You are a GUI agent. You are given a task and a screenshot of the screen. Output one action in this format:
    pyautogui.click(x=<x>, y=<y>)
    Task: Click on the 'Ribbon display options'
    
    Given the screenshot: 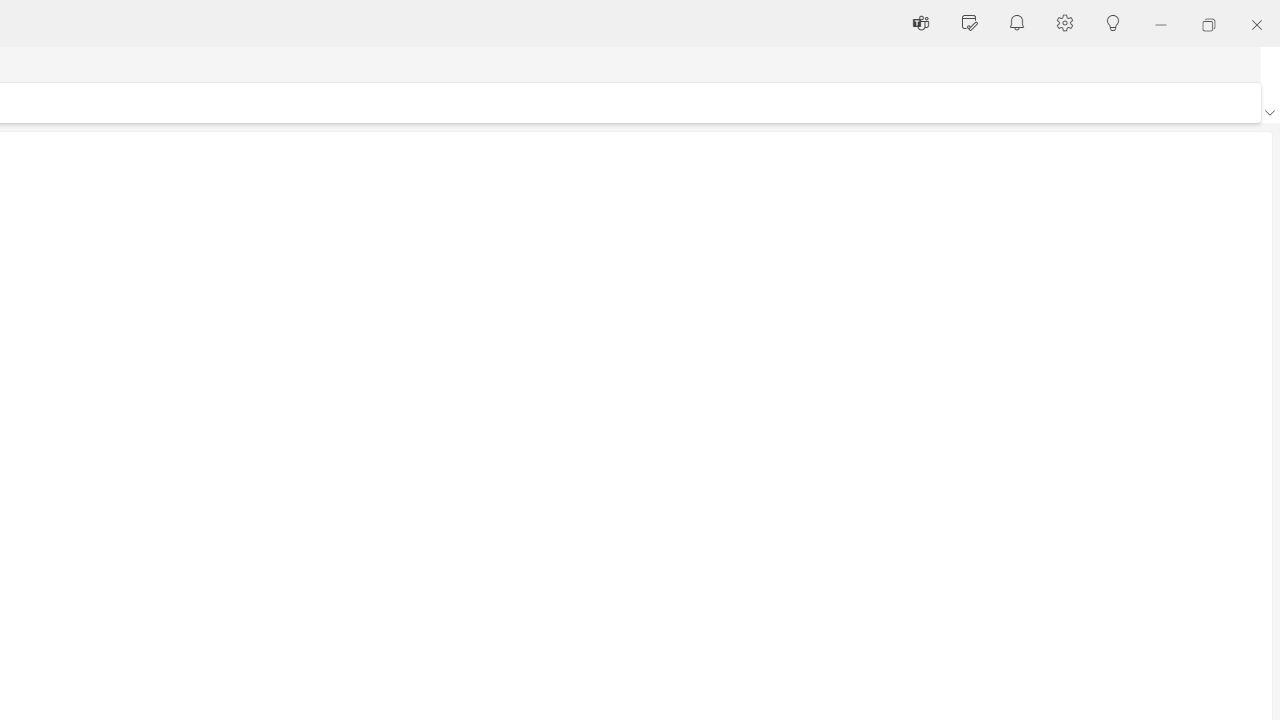 What is the action you would take?
    pyautogui.click(x=1268, y=113)
    